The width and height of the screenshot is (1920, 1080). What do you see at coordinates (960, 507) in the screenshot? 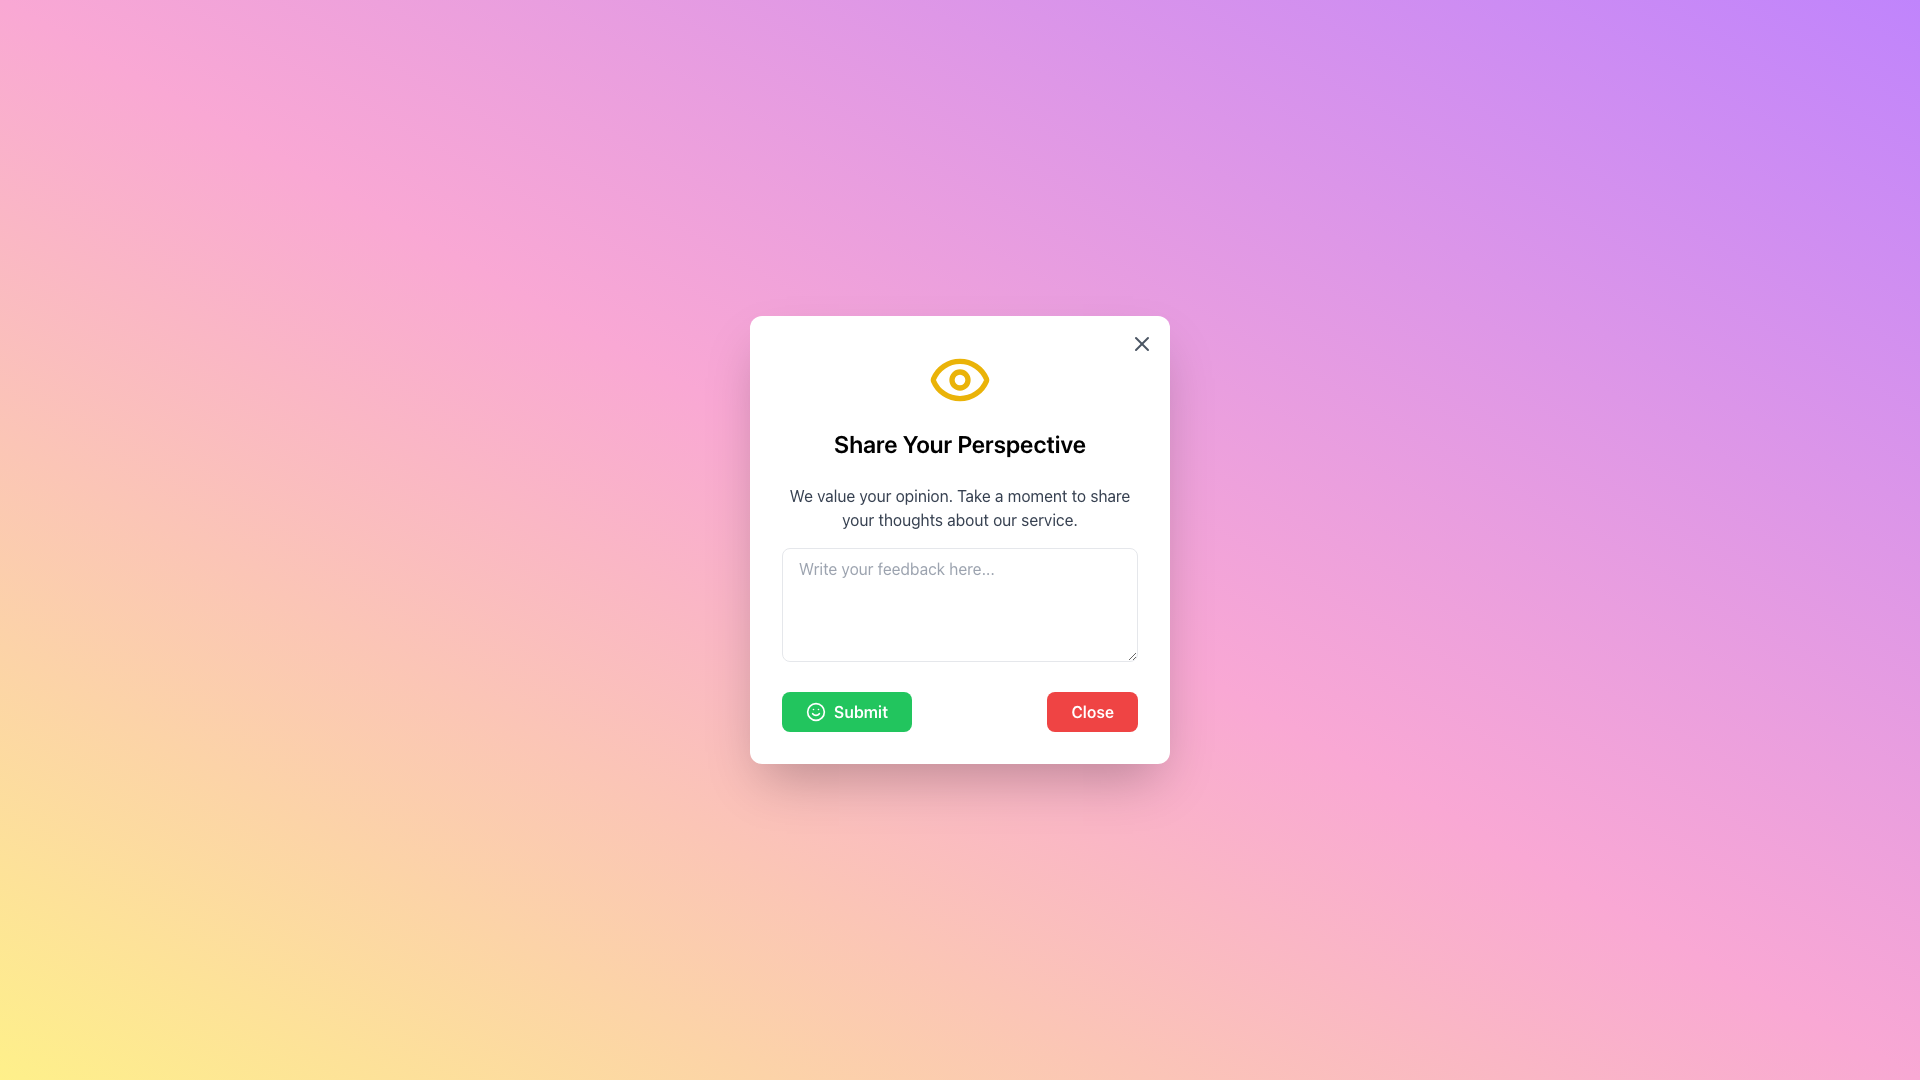
I see `the static text block that says, "We value your opinion. Take a moment to share your thoughts about our service." This block is located below the heading "Share Your Perspective" in a modal dialog box` at bounding box center [960, 507].